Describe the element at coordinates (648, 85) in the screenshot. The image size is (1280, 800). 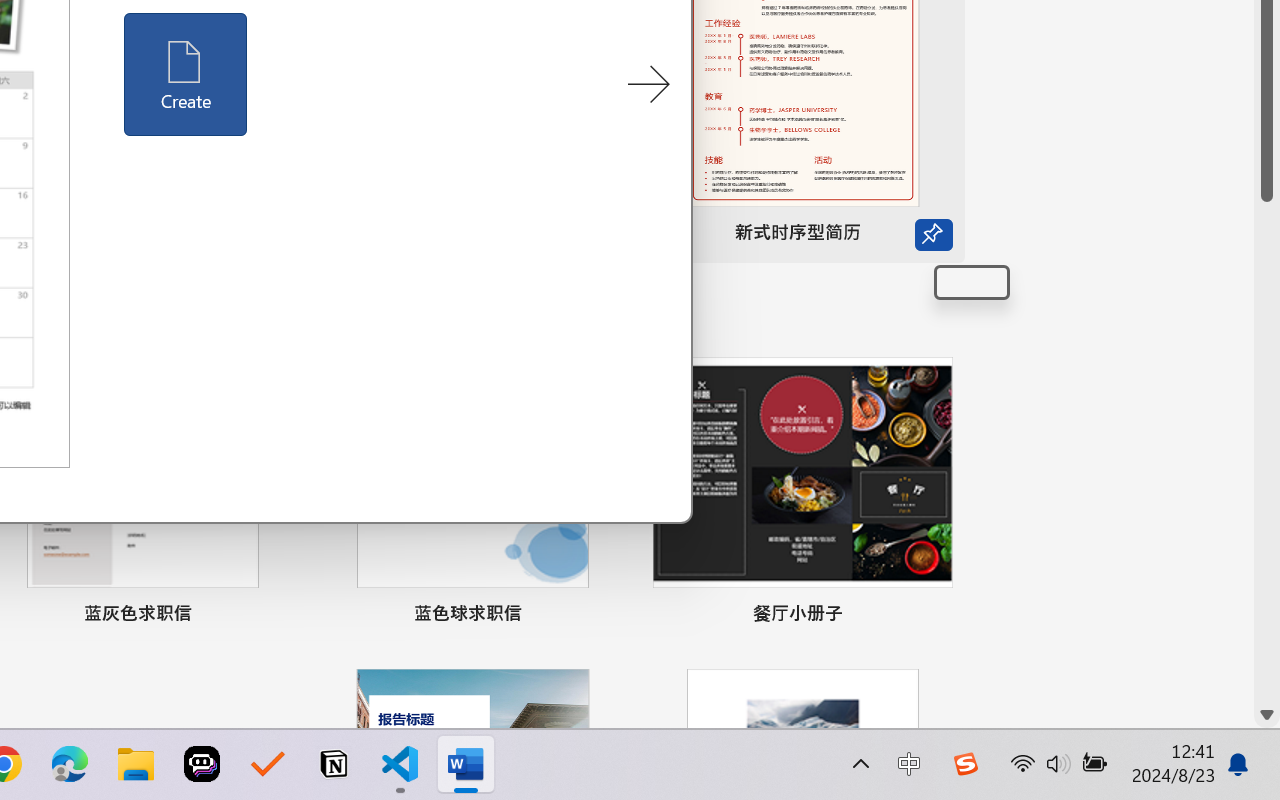
I see `'Next Template'` at that location.